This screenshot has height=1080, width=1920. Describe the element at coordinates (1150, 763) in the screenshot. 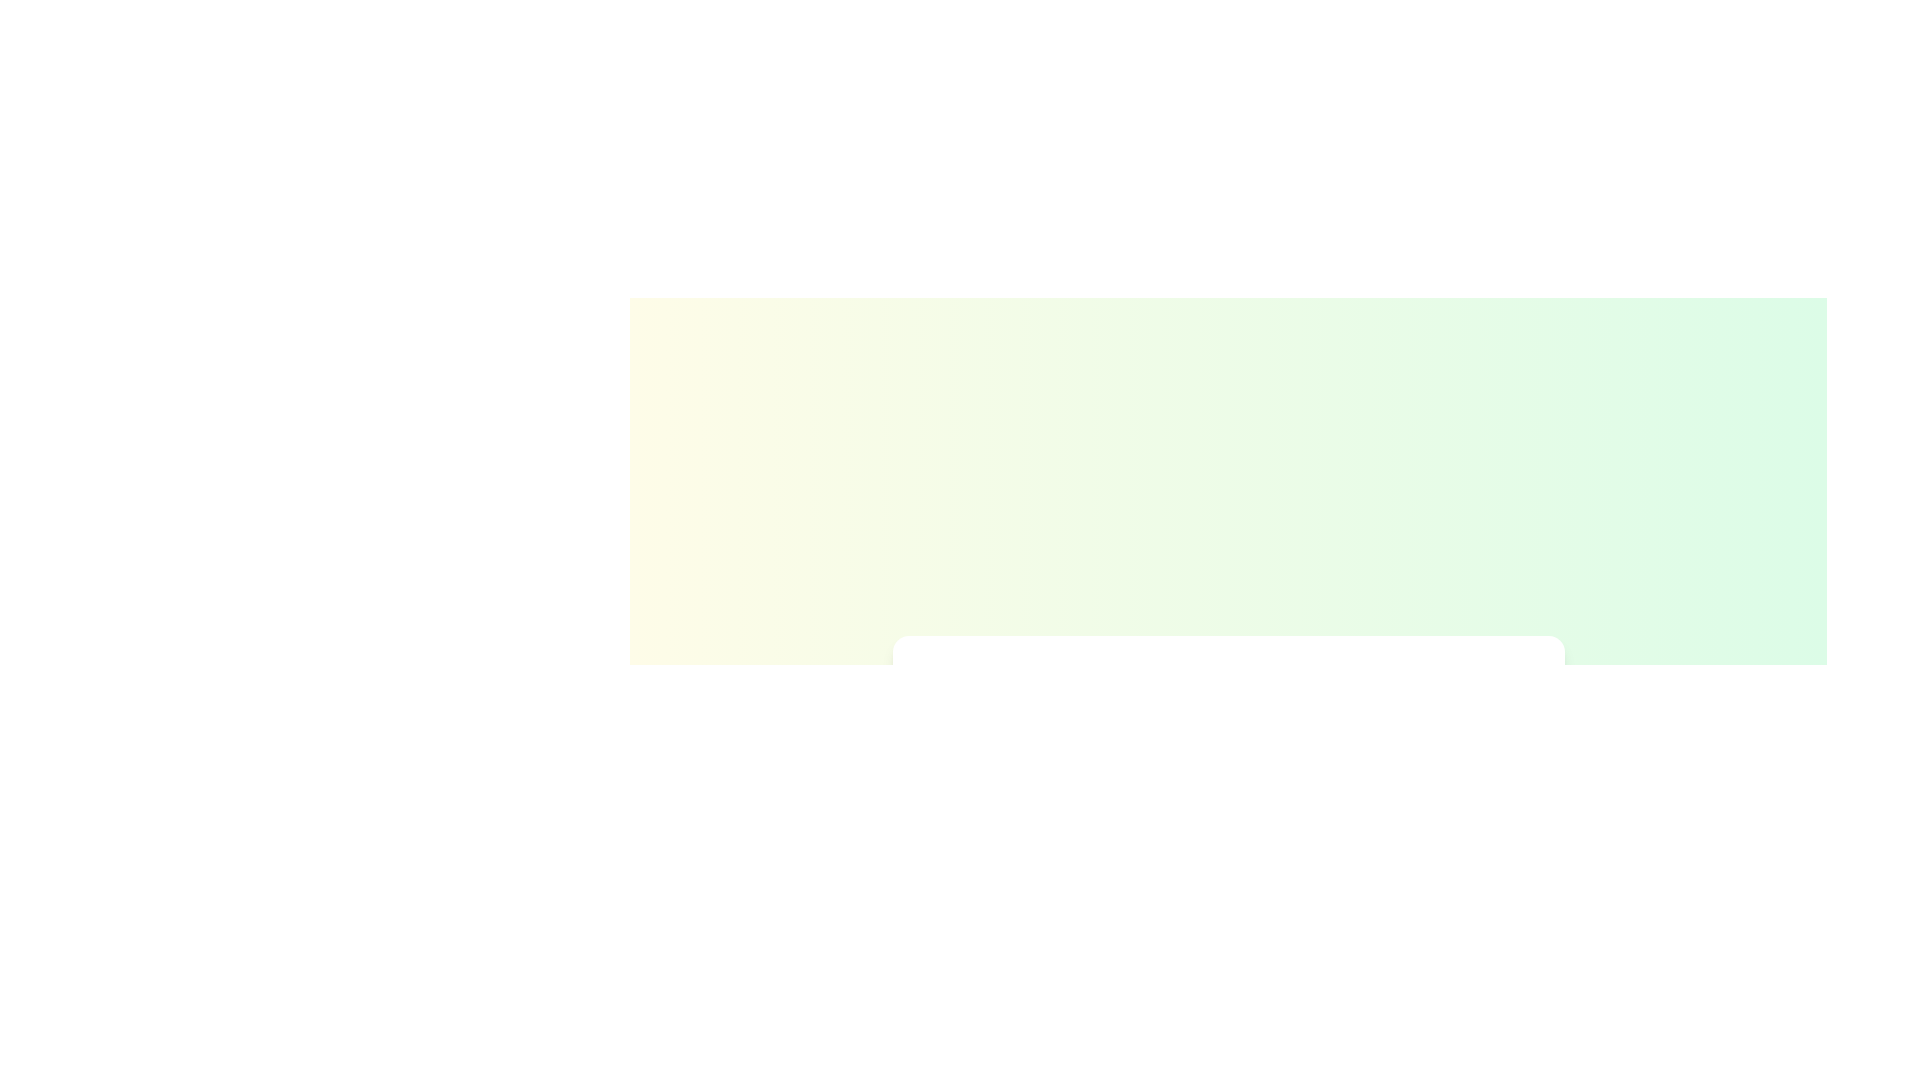

I see `the Progress Indicator, which is a horizontal bar positioned in the middle of a slider component and visually distinct with a solid fill, representing a 75% filled state` at that location.